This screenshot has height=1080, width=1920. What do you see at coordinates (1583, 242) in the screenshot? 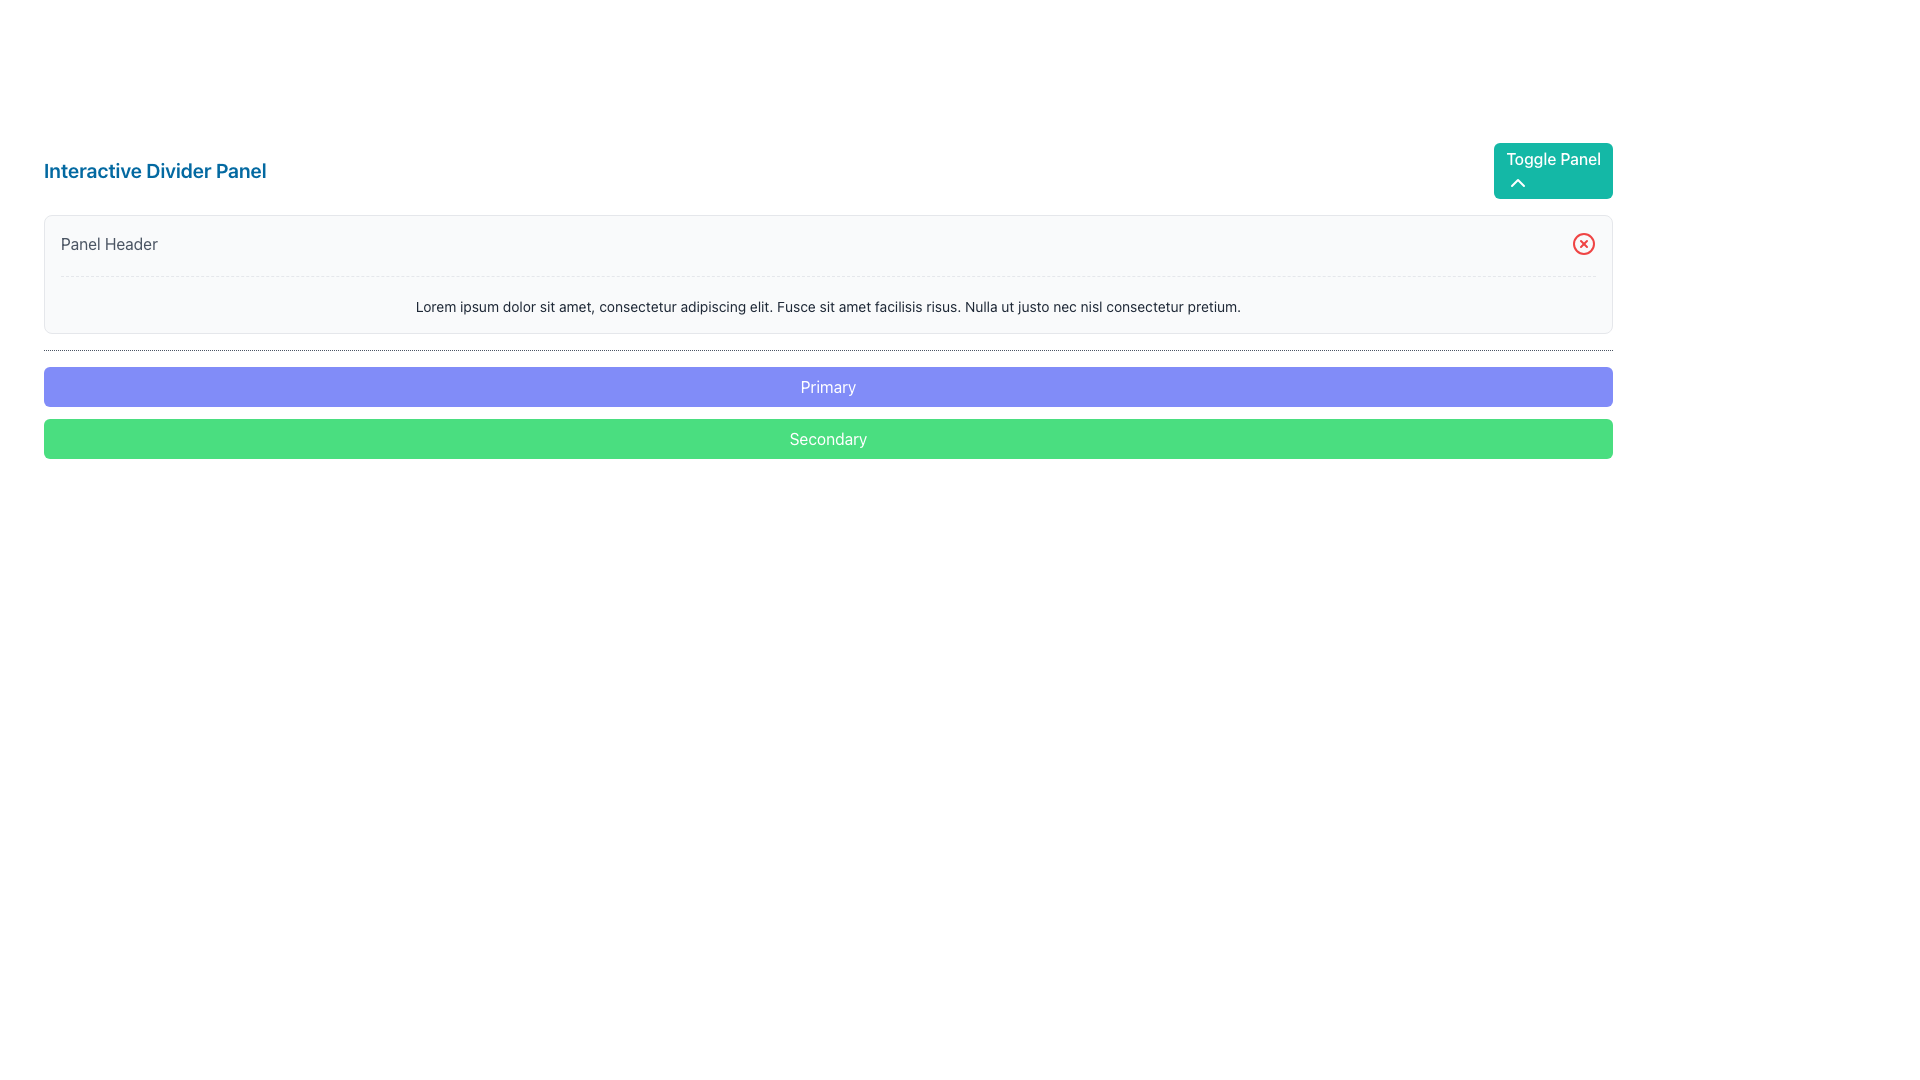
I see `the circular component of the cancel icon located in the top-right corner of the header panel` at bounding box center [1583, 242].